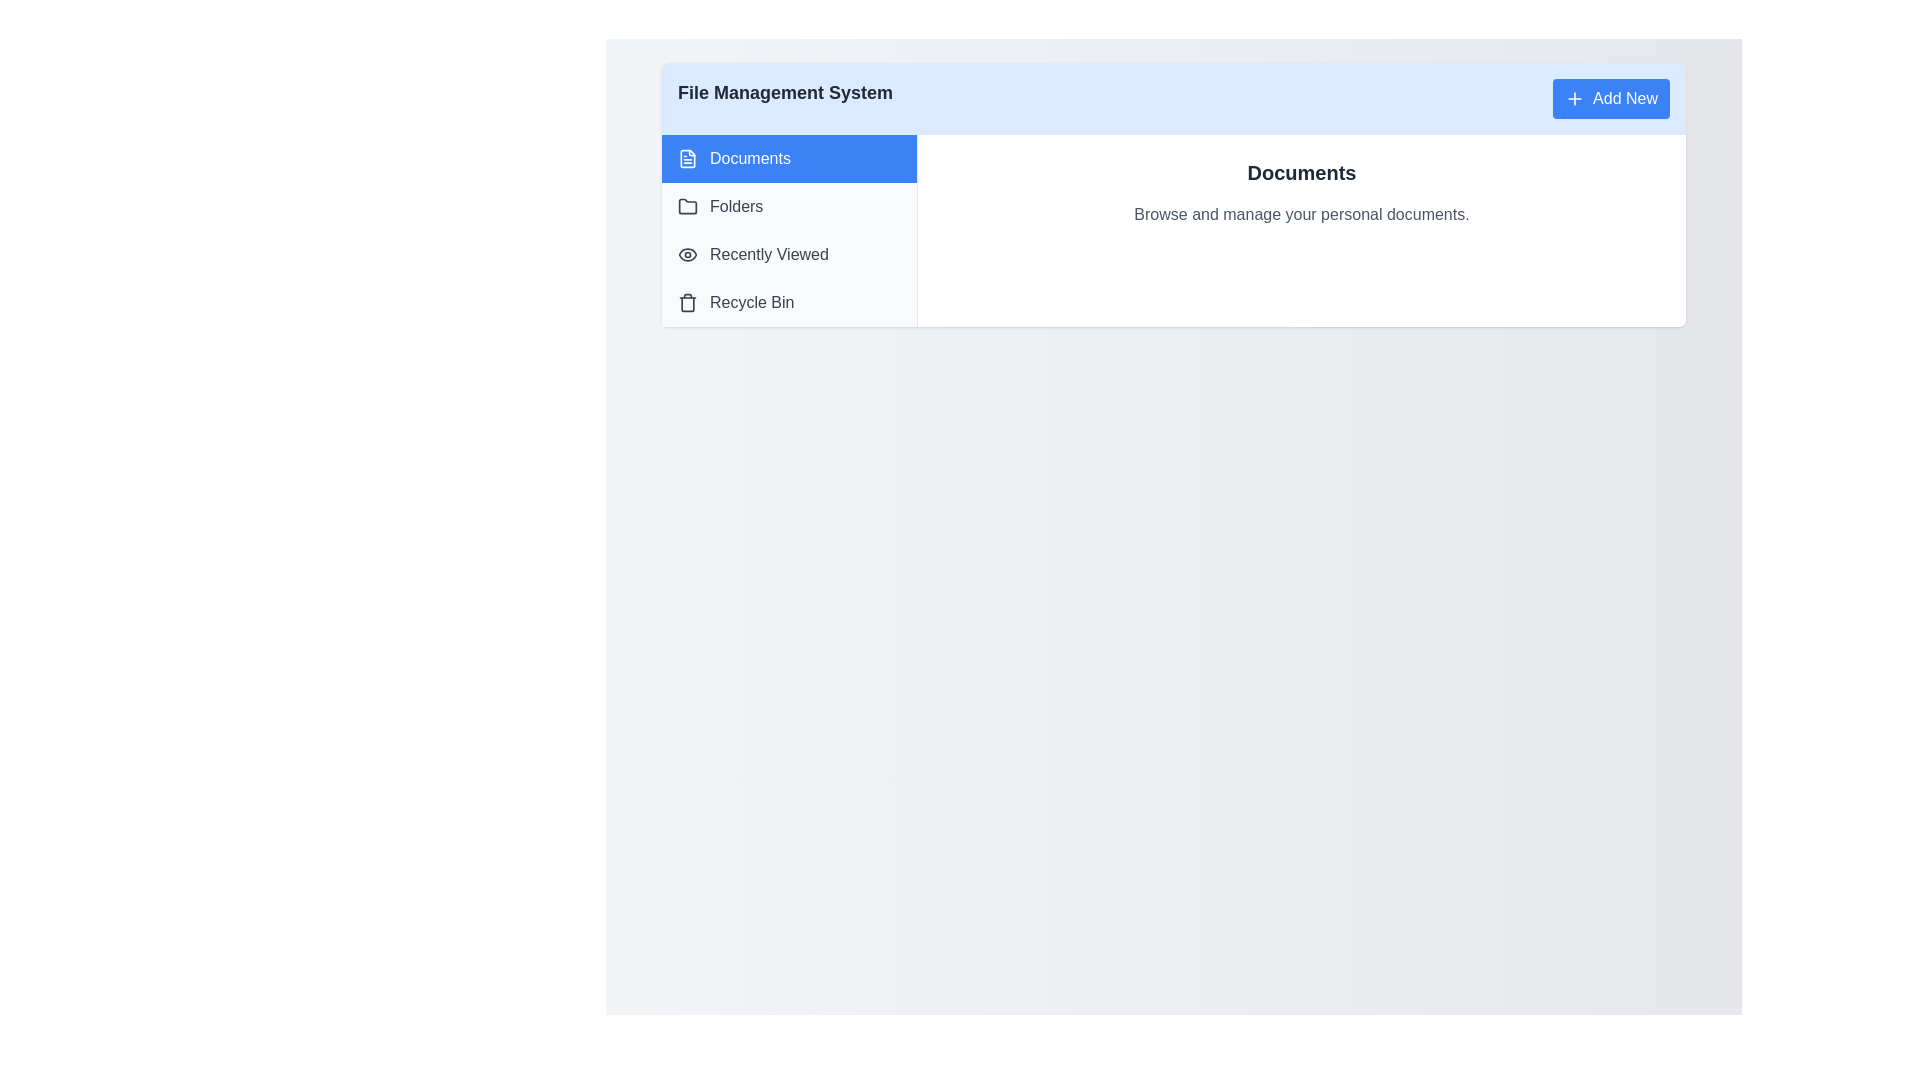 The width and height of the screenshot is (1920, 1080). What do you see at coordinates (687, 253) in the screenshot?
I see `the 'Recently Viewed' icon located to the left of the 'Recently Viewed' label` at bounding box center [687, 253].